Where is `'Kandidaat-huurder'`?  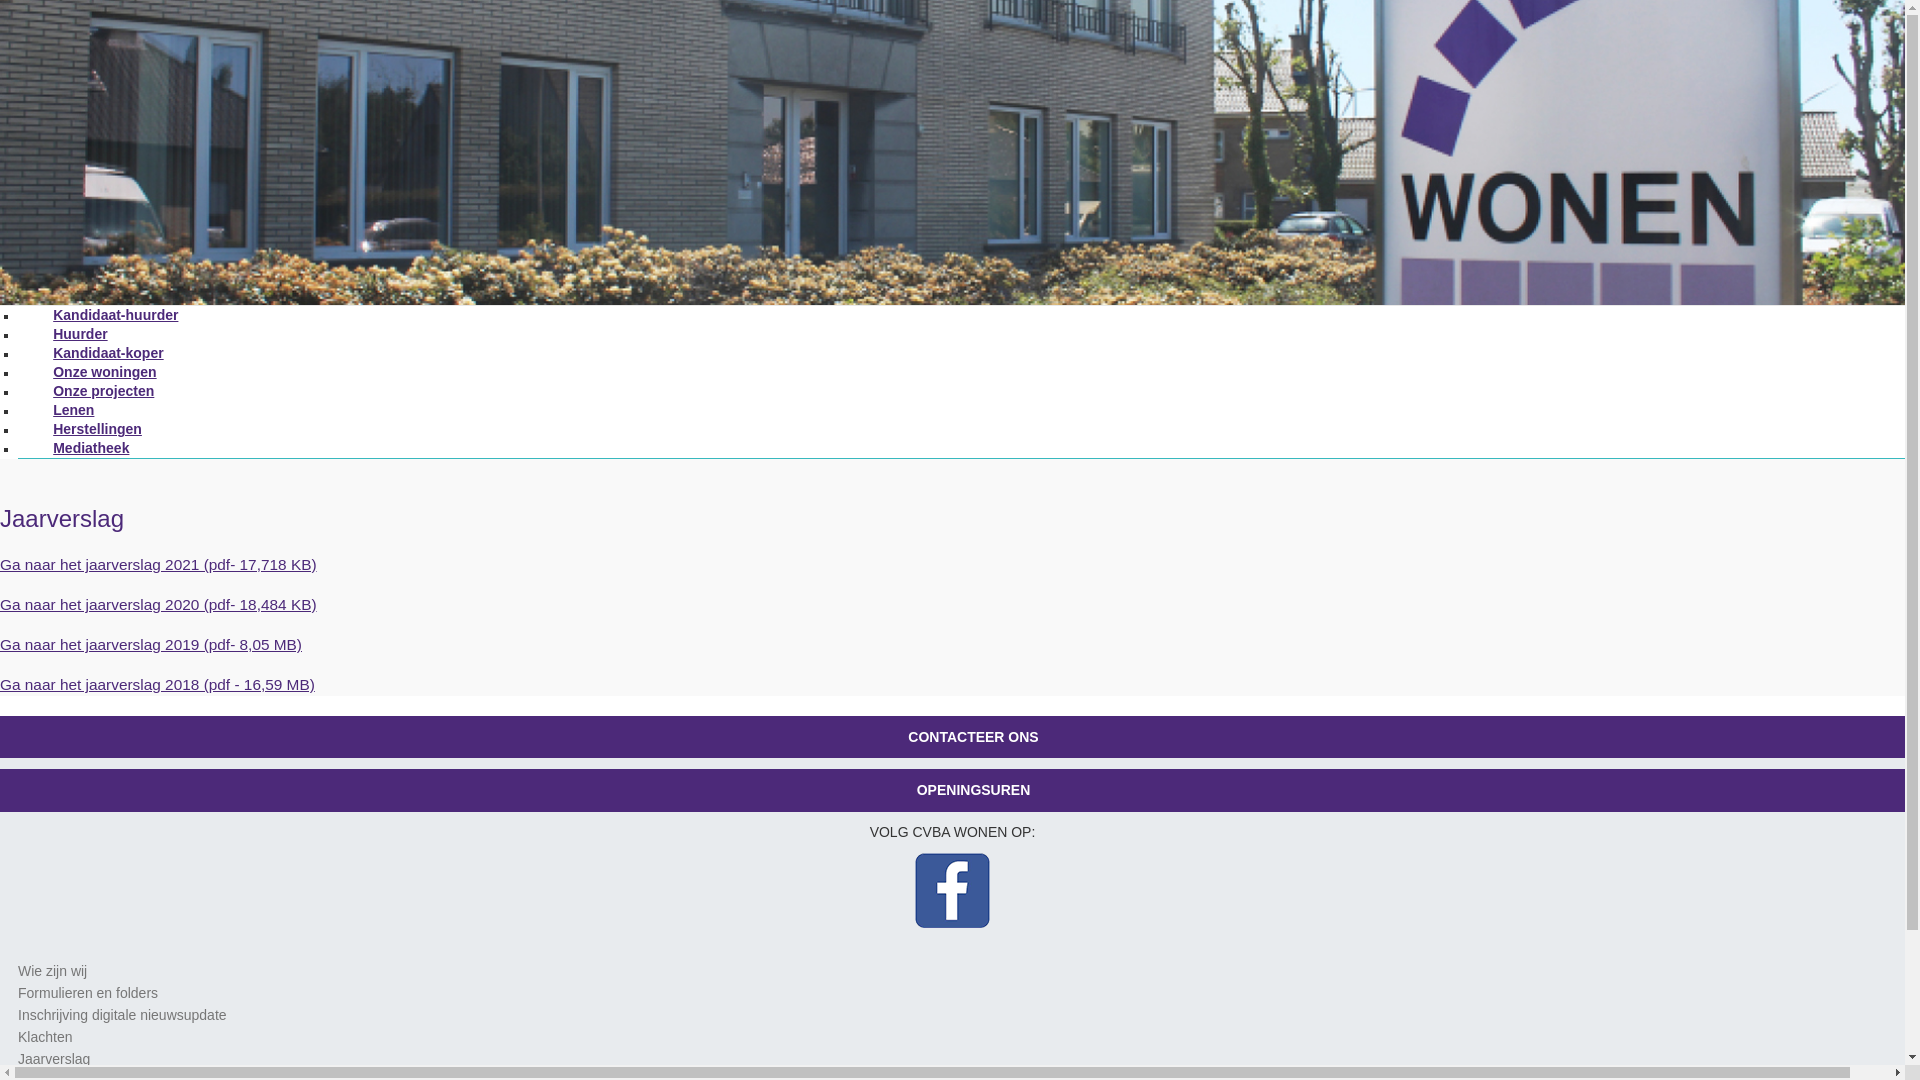
'Kandidaat-huurder' is located at coordinates (114, 315).